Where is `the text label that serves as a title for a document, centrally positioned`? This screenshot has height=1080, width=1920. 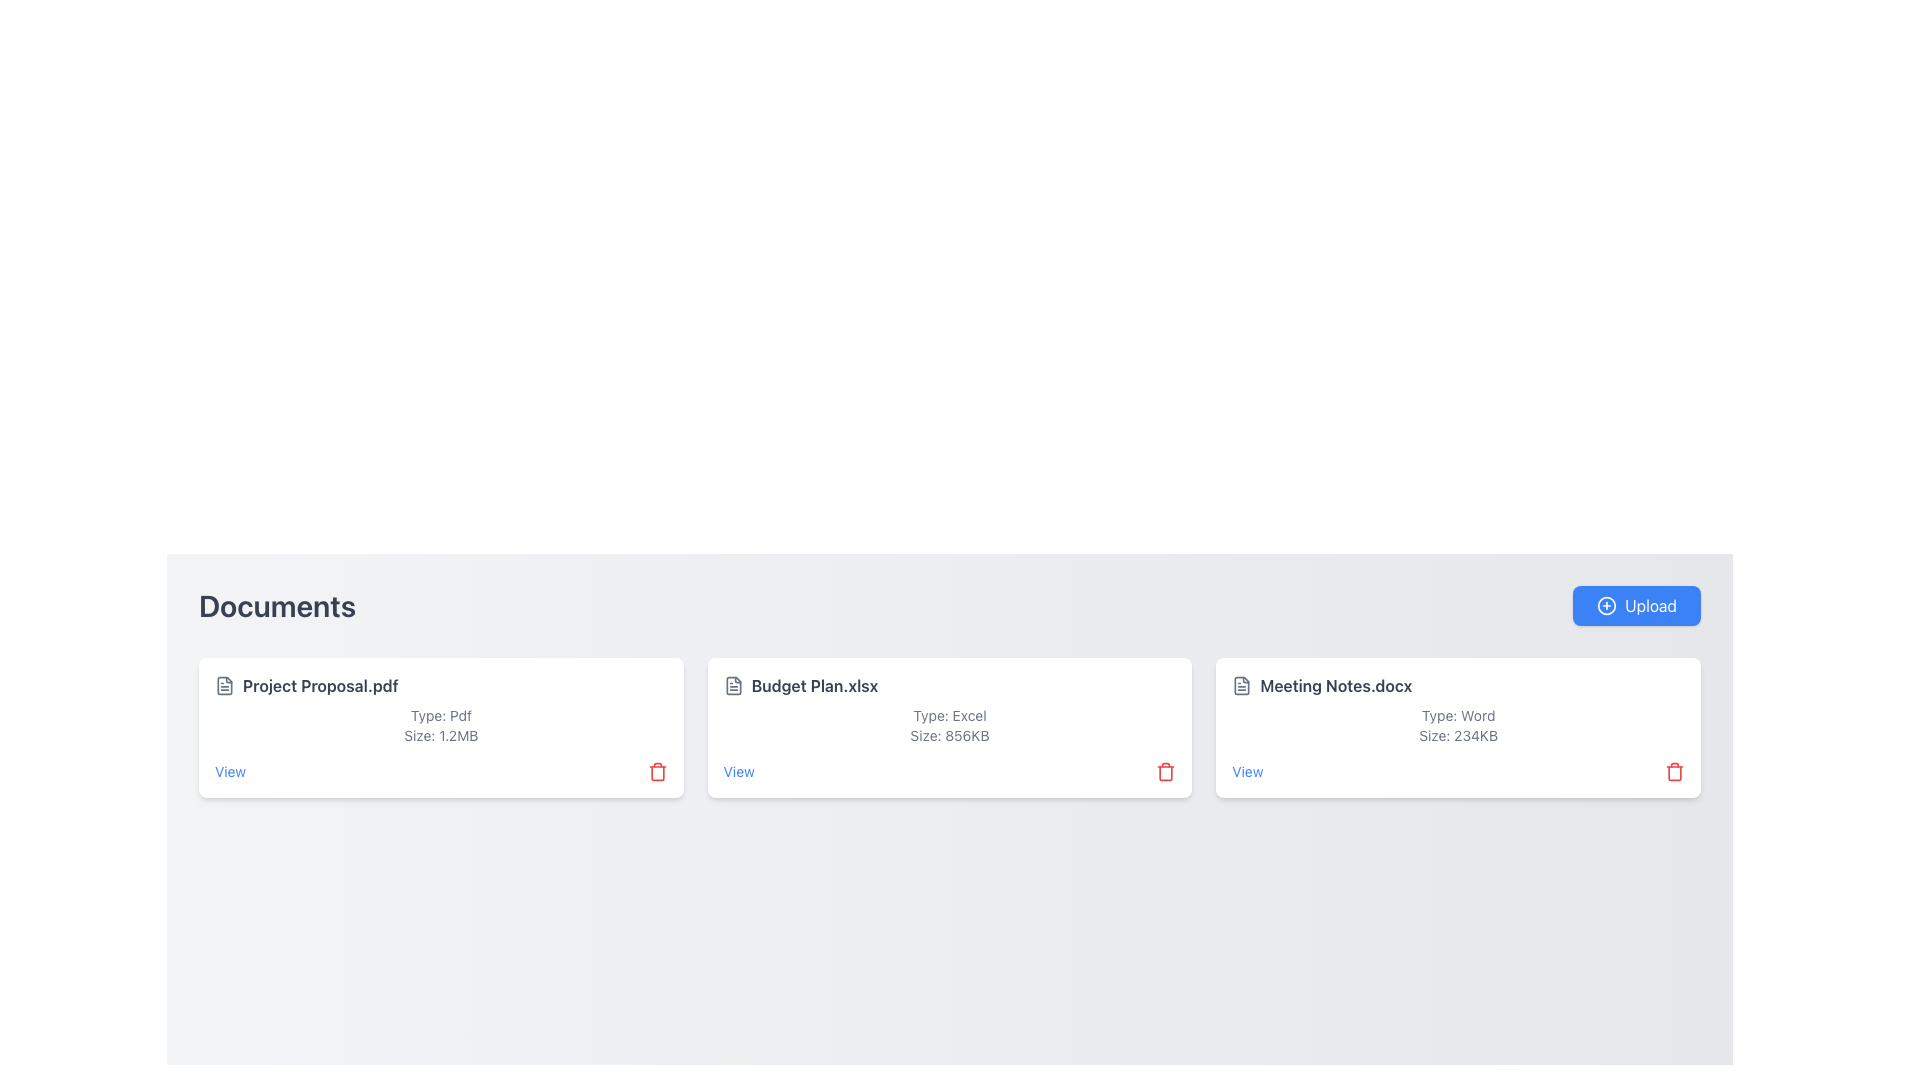
the text label that serves as a title for a document, centrally positioned is located at coordinates (320, 685).